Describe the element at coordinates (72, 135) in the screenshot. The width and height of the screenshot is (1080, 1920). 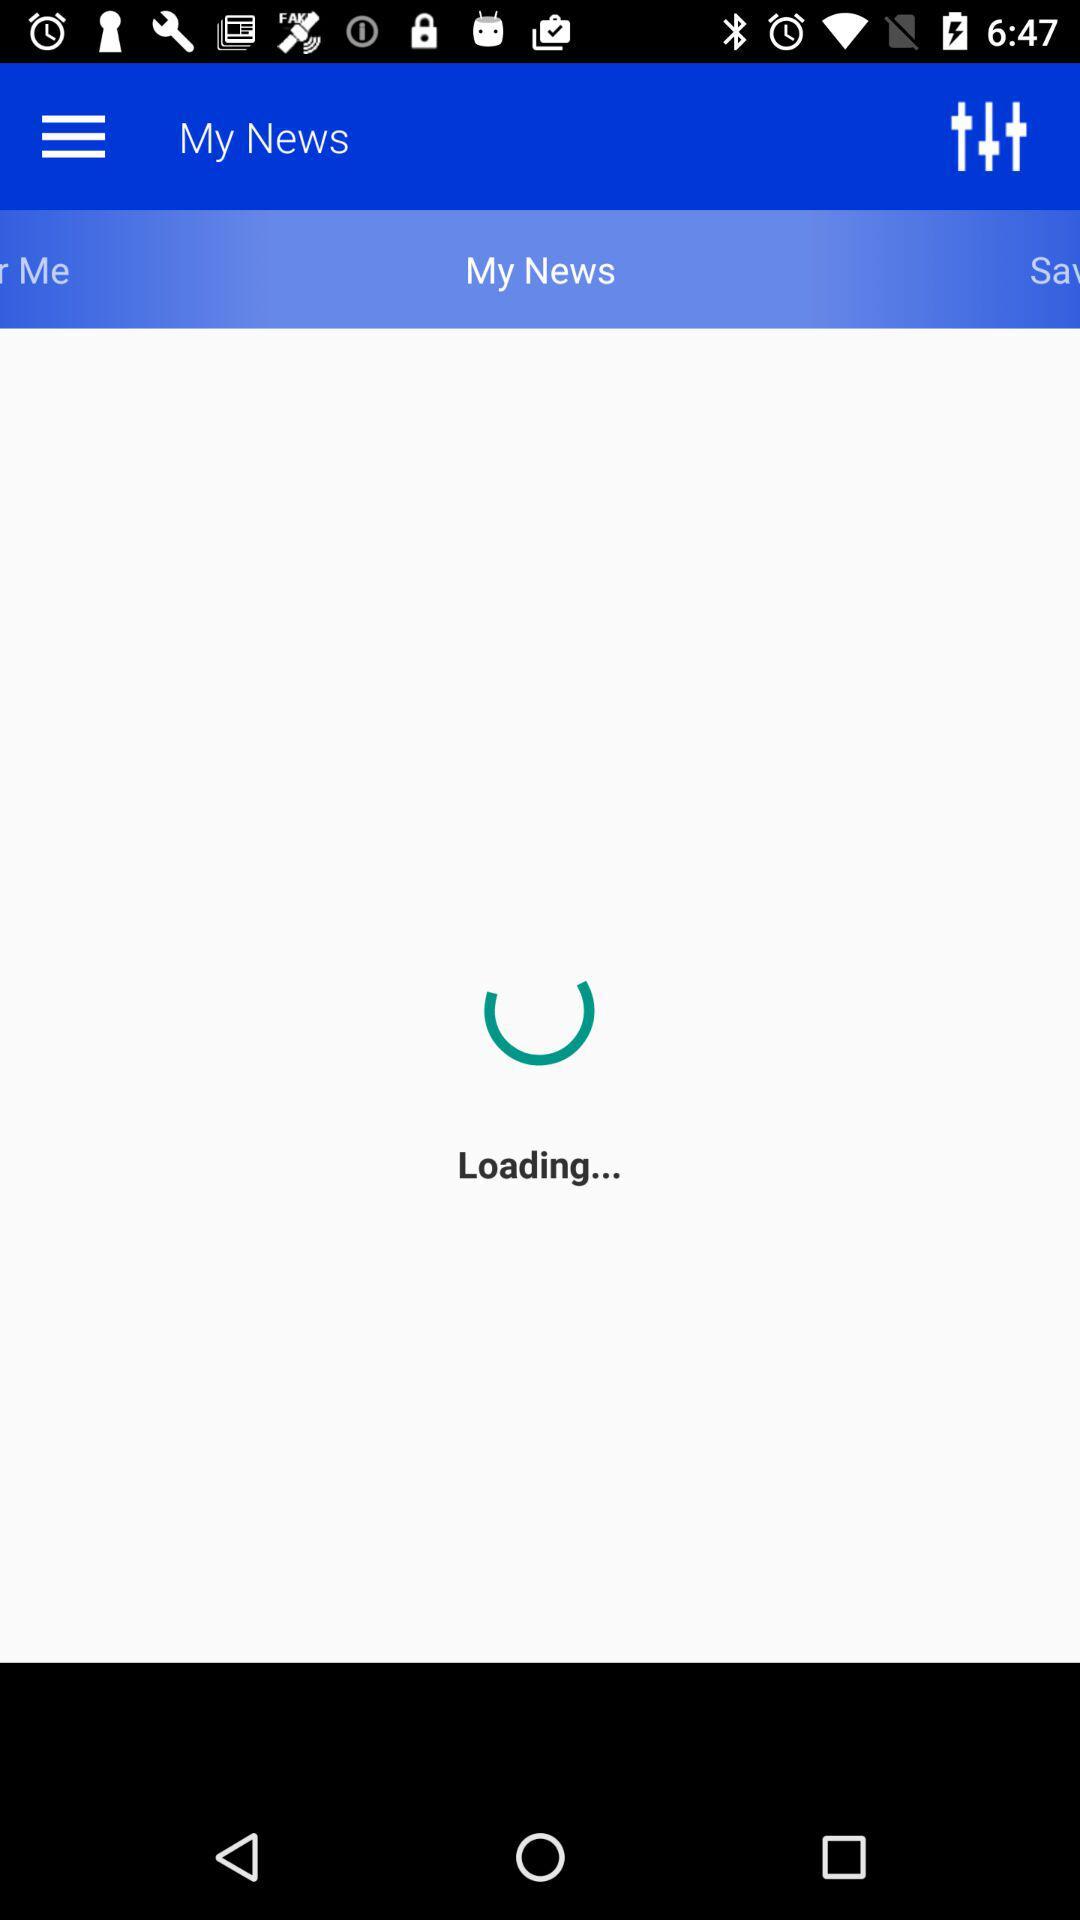
I see `home` at that location.